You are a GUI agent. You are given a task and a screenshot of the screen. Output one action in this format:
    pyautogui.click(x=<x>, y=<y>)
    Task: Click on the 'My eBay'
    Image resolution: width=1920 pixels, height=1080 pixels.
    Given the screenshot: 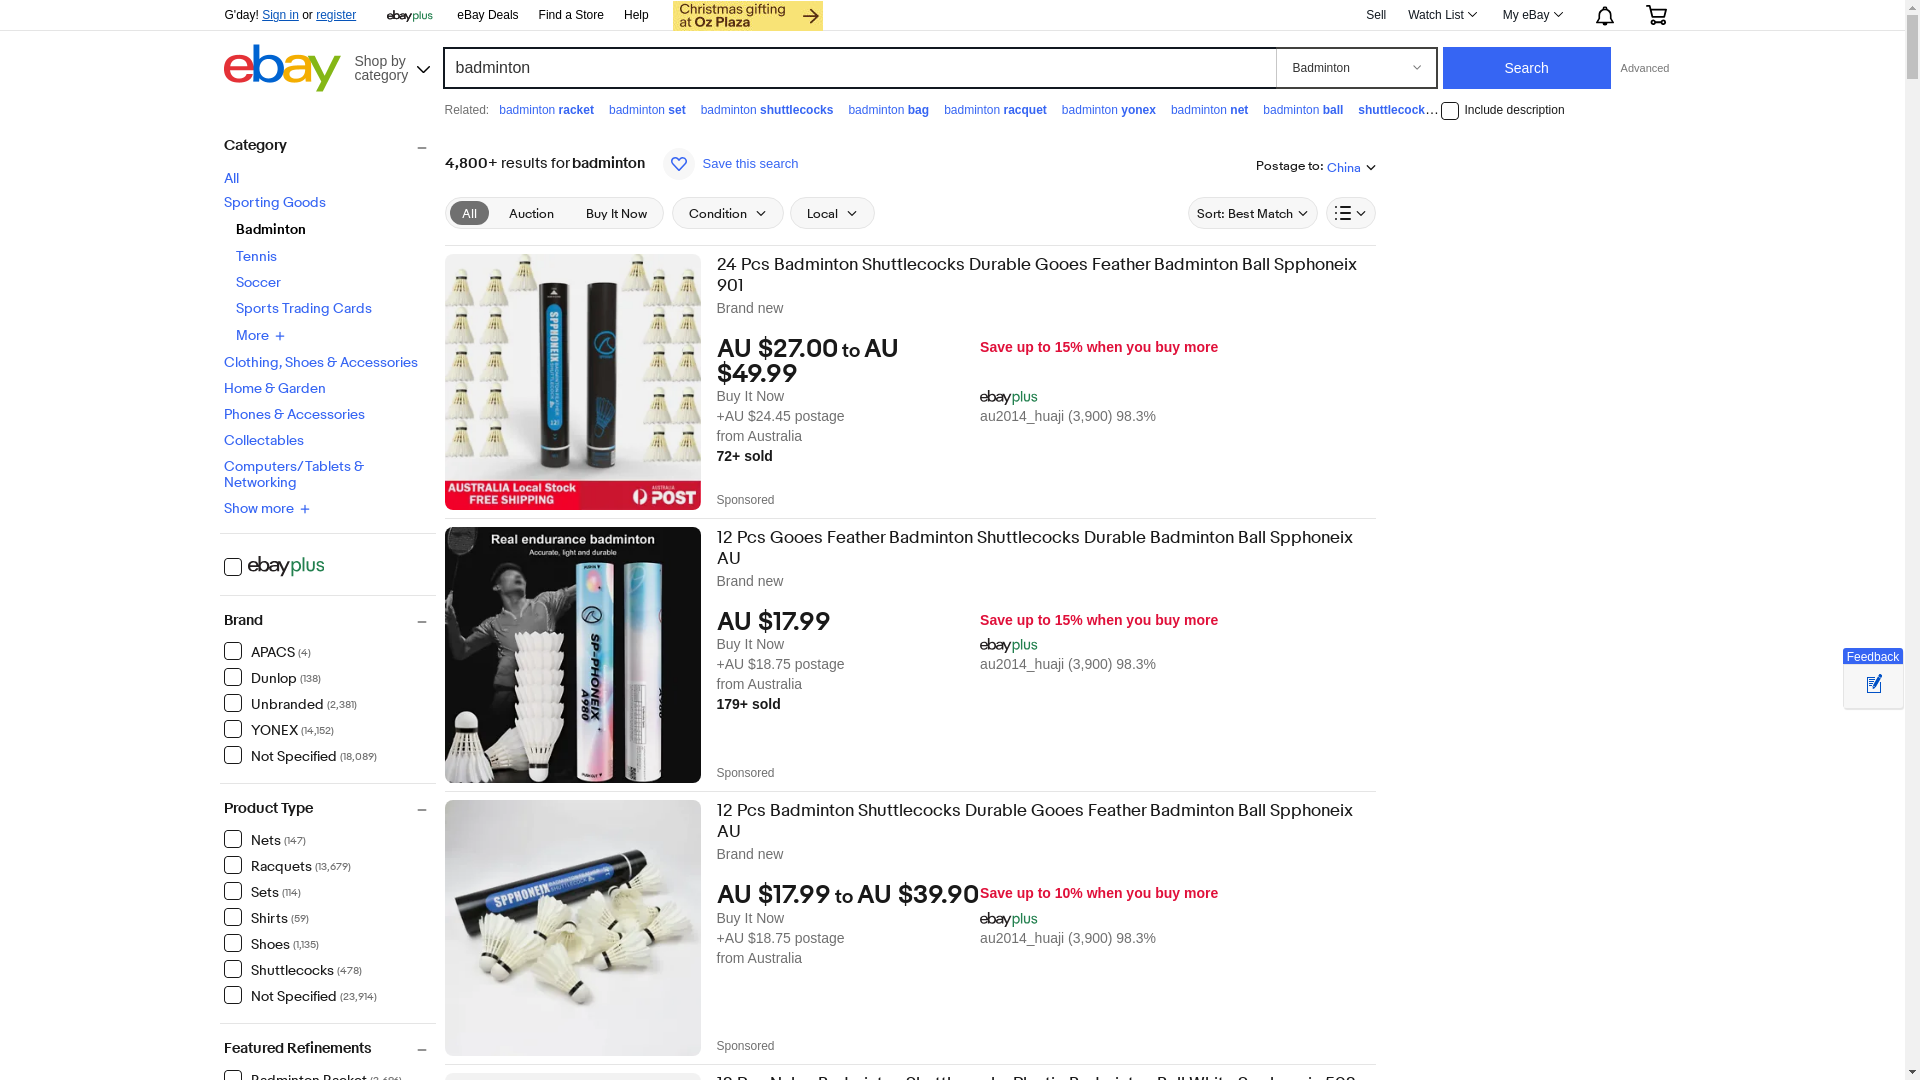 What is the action you would take?
    pyautogui.click(x=1530, y=15)
    